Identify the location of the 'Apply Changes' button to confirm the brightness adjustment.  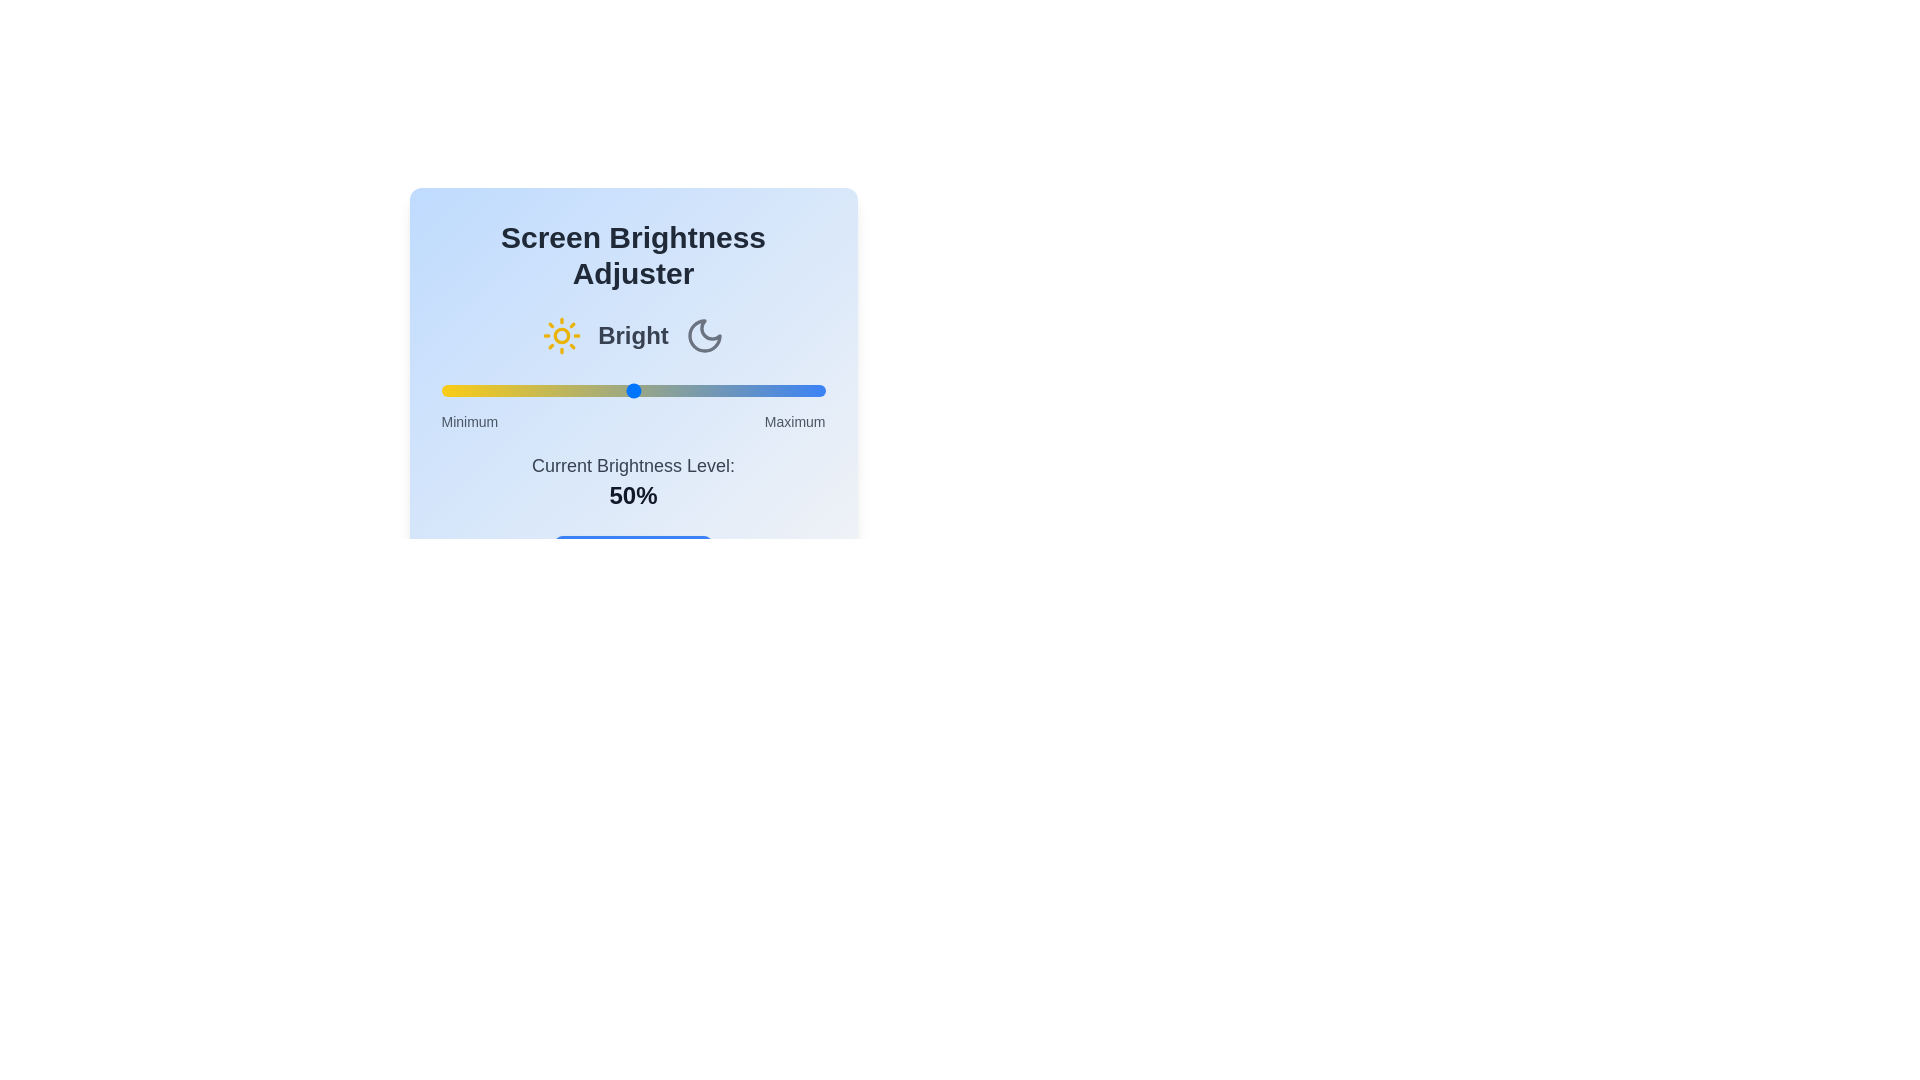
(632, 555).